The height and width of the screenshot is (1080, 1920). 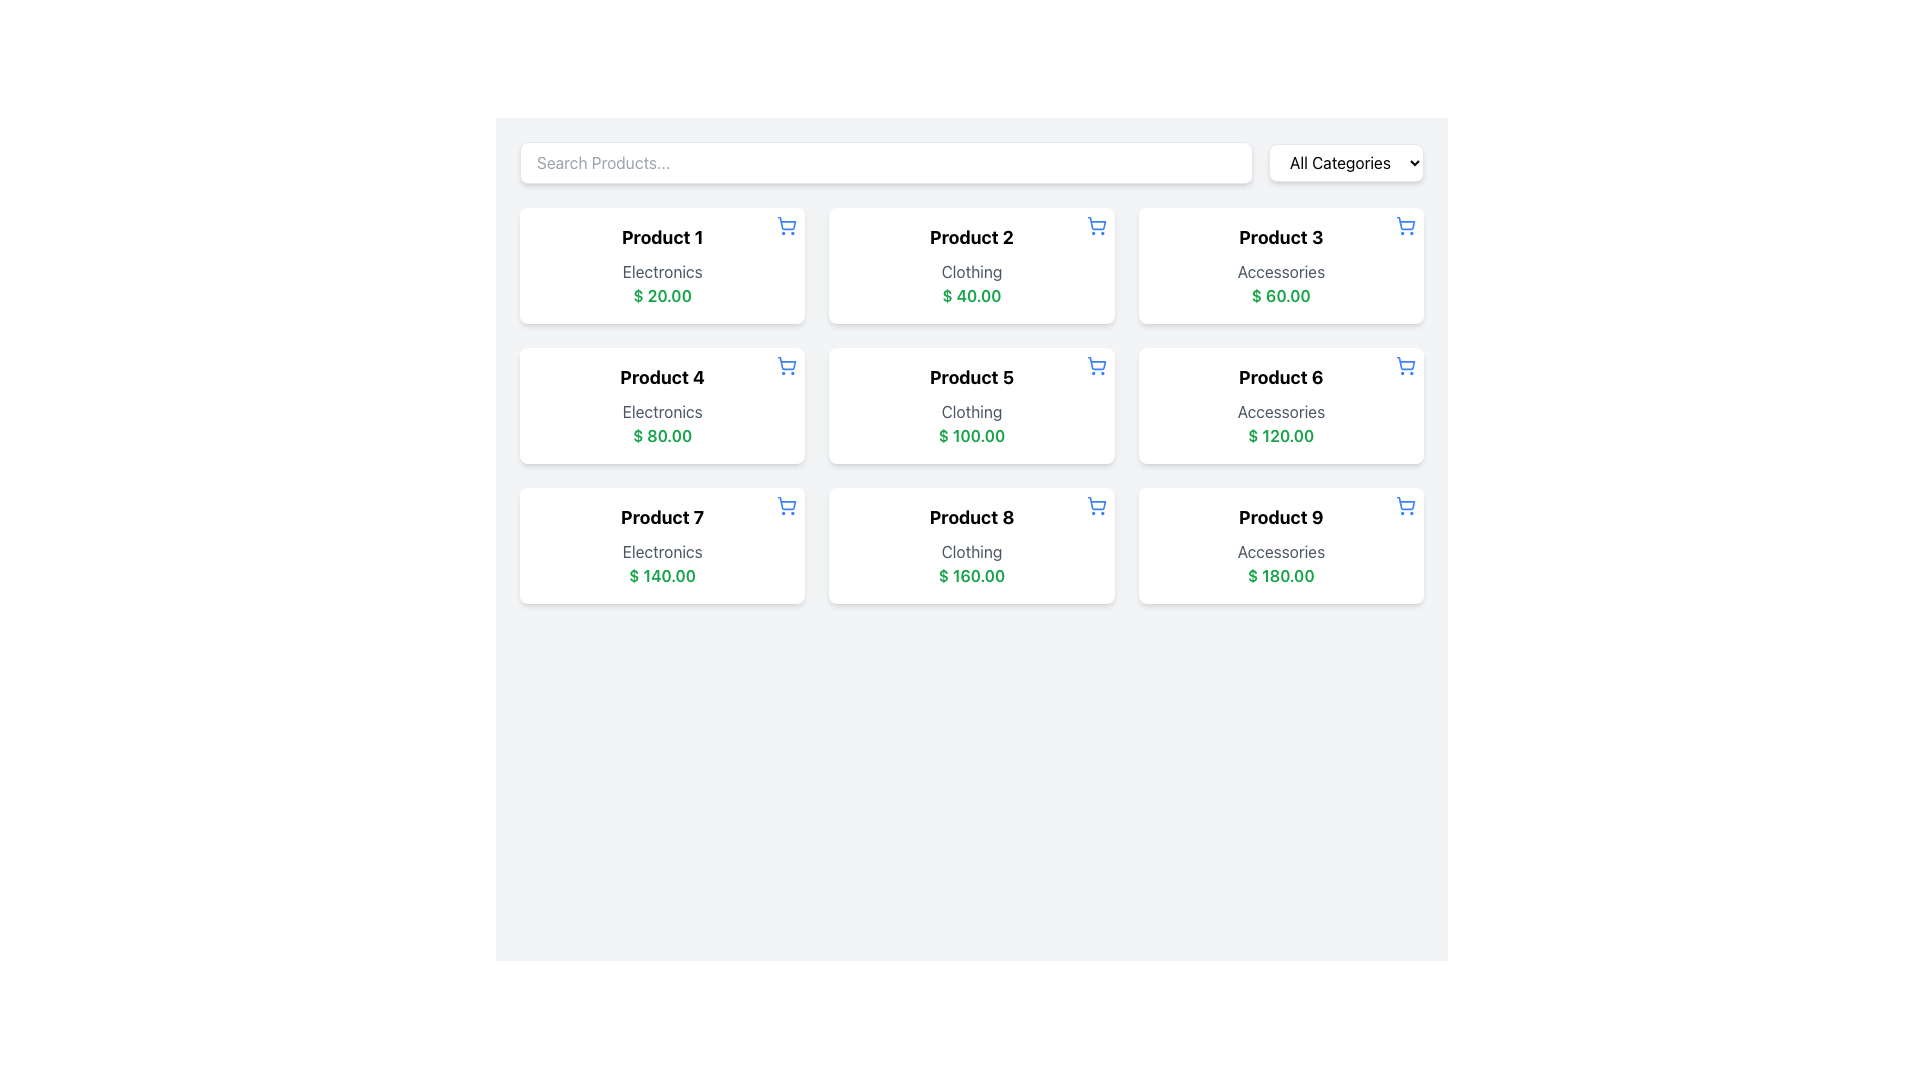 I want to click on the green text label displaying the price '$ 80.00' located at the bottom-center of the 'Product 4' card under the 'Electronics' label, so click(x=662, y=434).